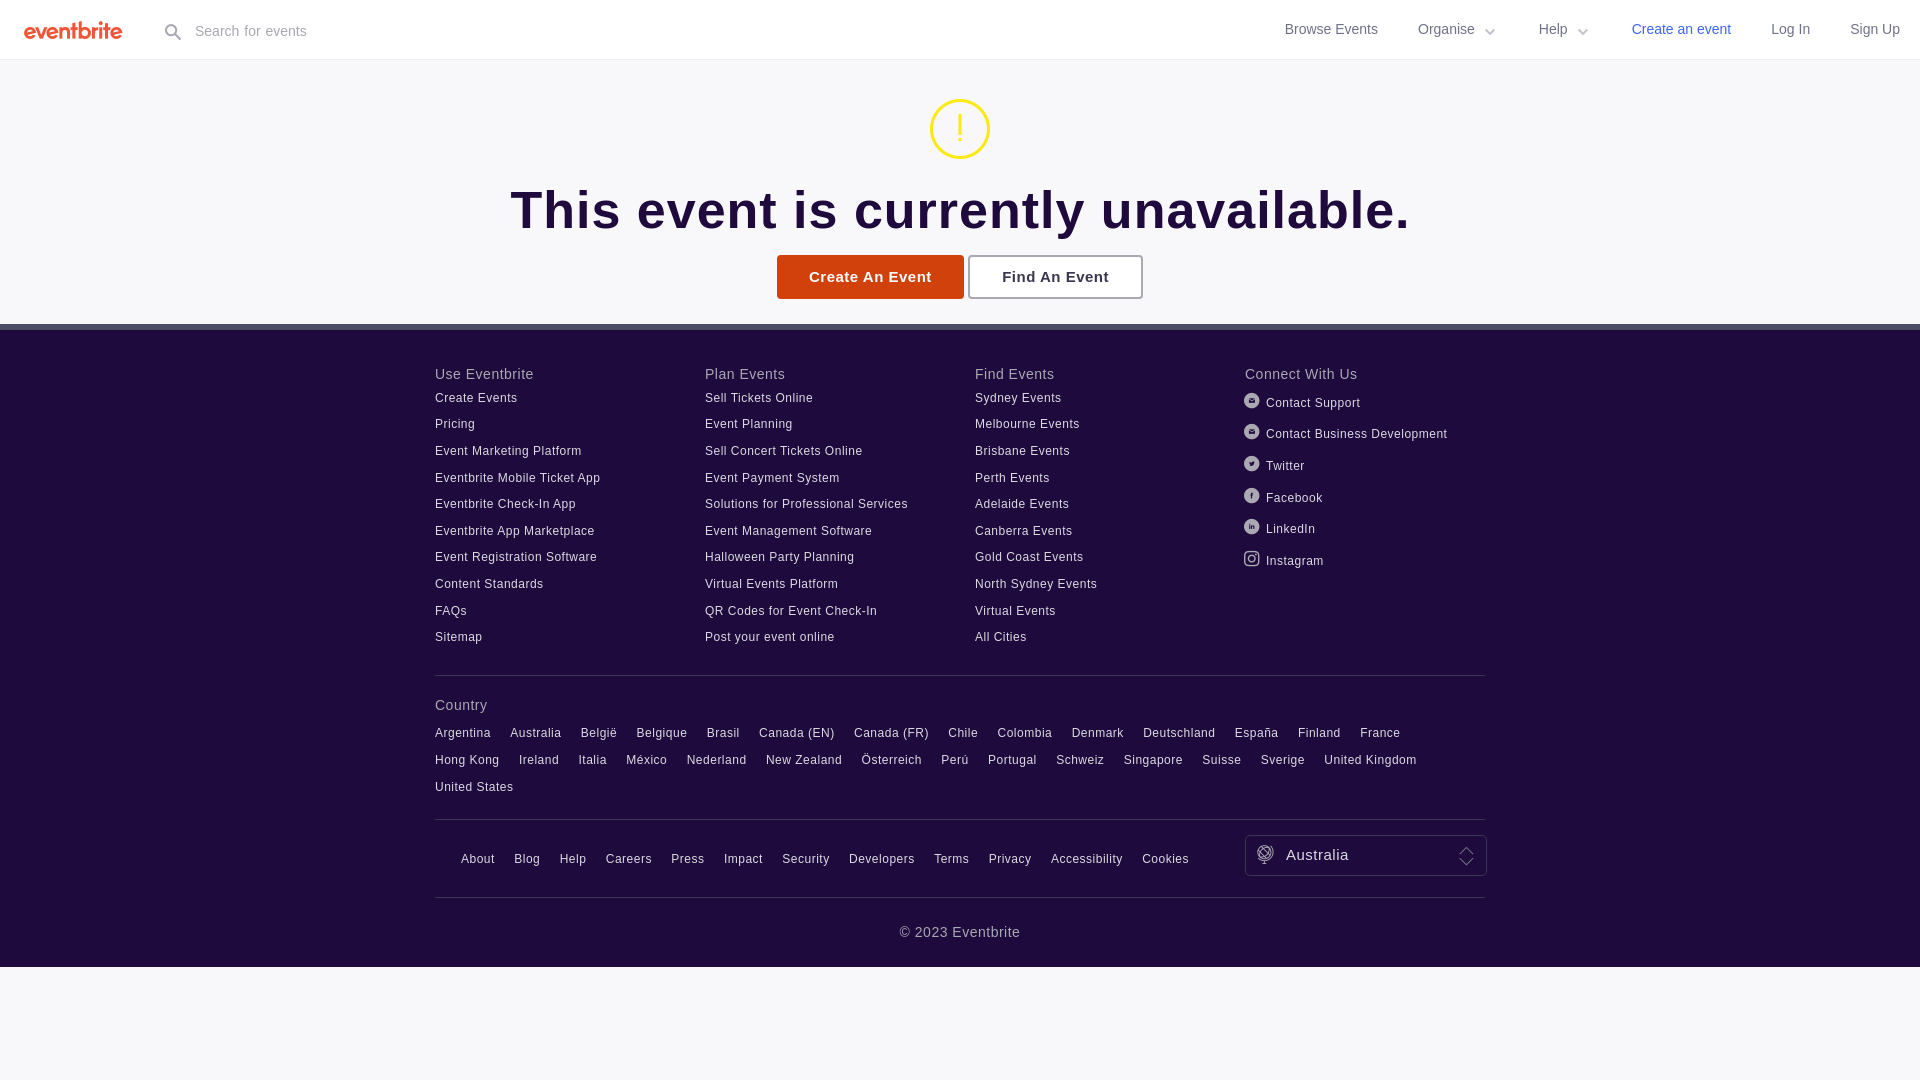  What do you see at coordinates (1001, 636) in the screenshot?
I see `'All Cities'` at bounding box center [1001, 636].